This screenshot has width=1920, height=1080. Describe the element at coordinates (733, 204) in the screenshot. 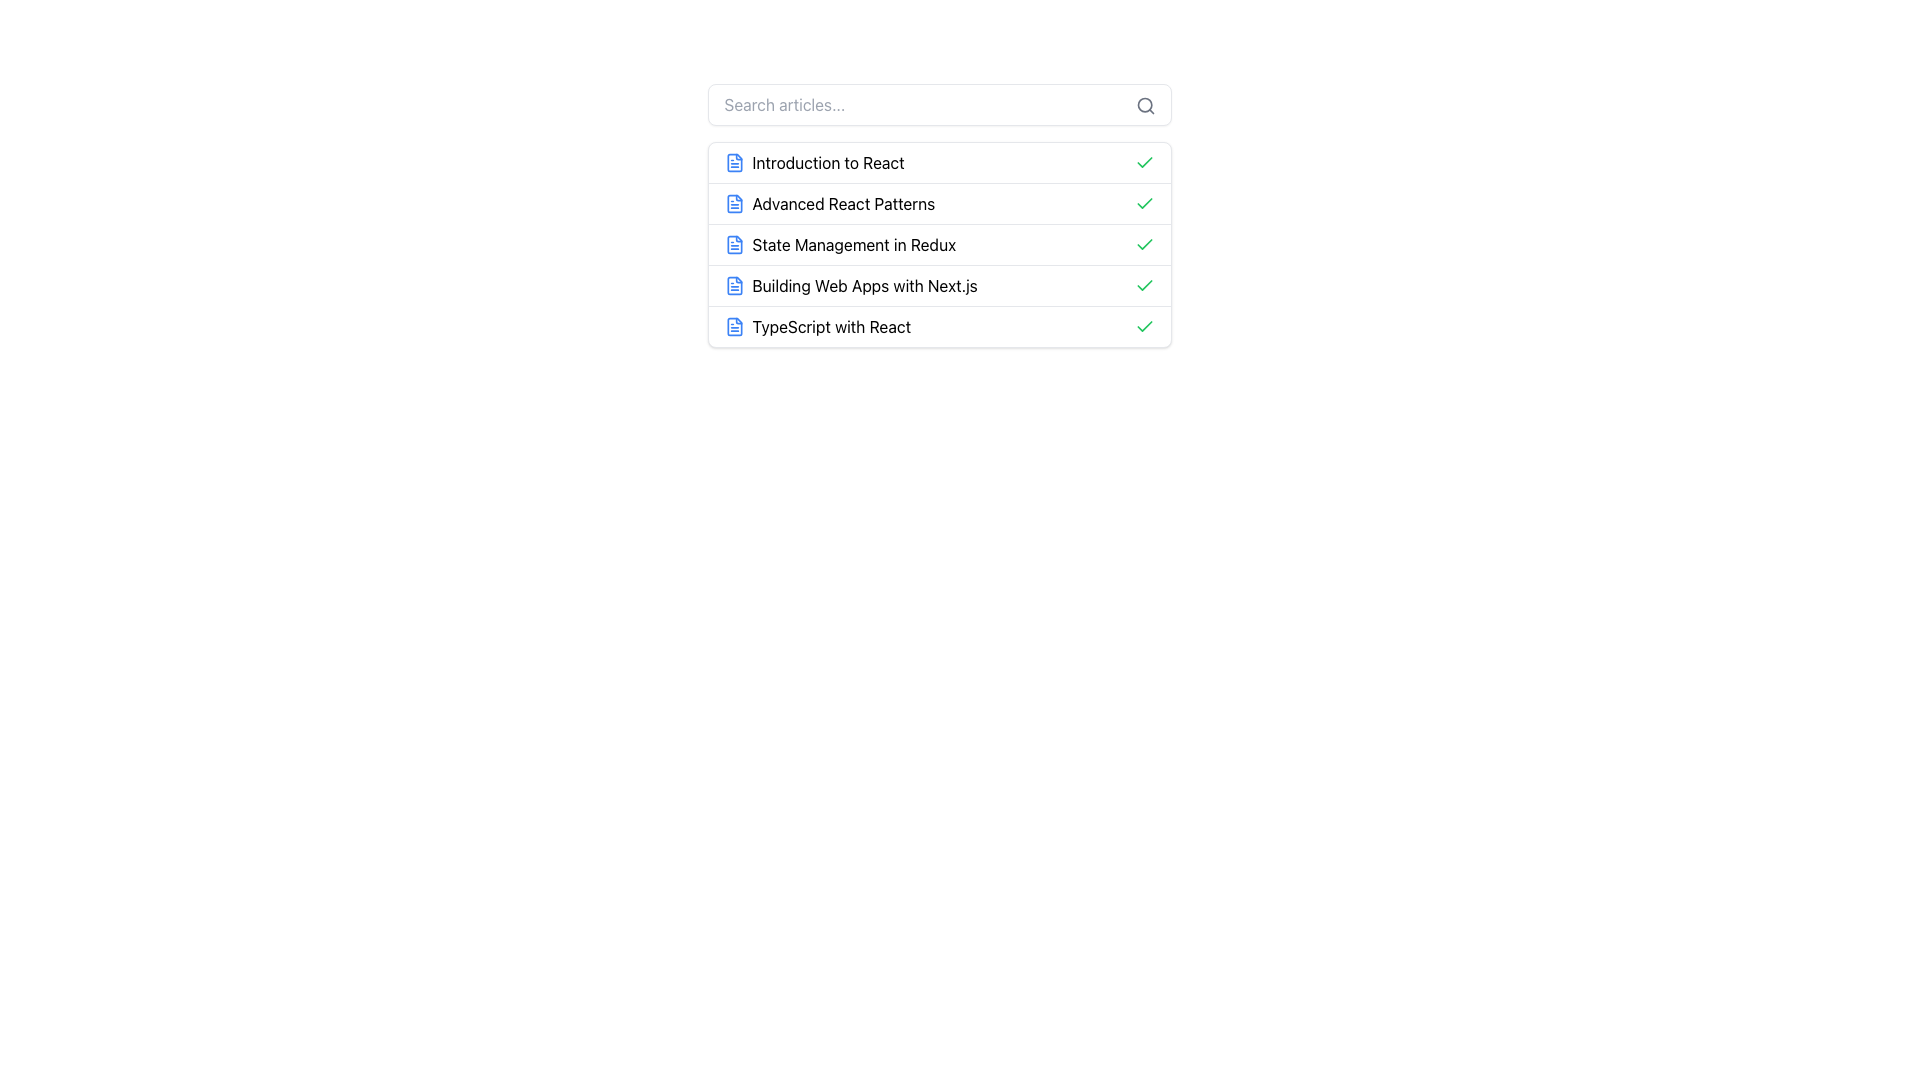

I see `the decorative icon associated with the 'Advanced React Patterns' text entry, which is the second icon in the vertical list to the left of the text` at that location.